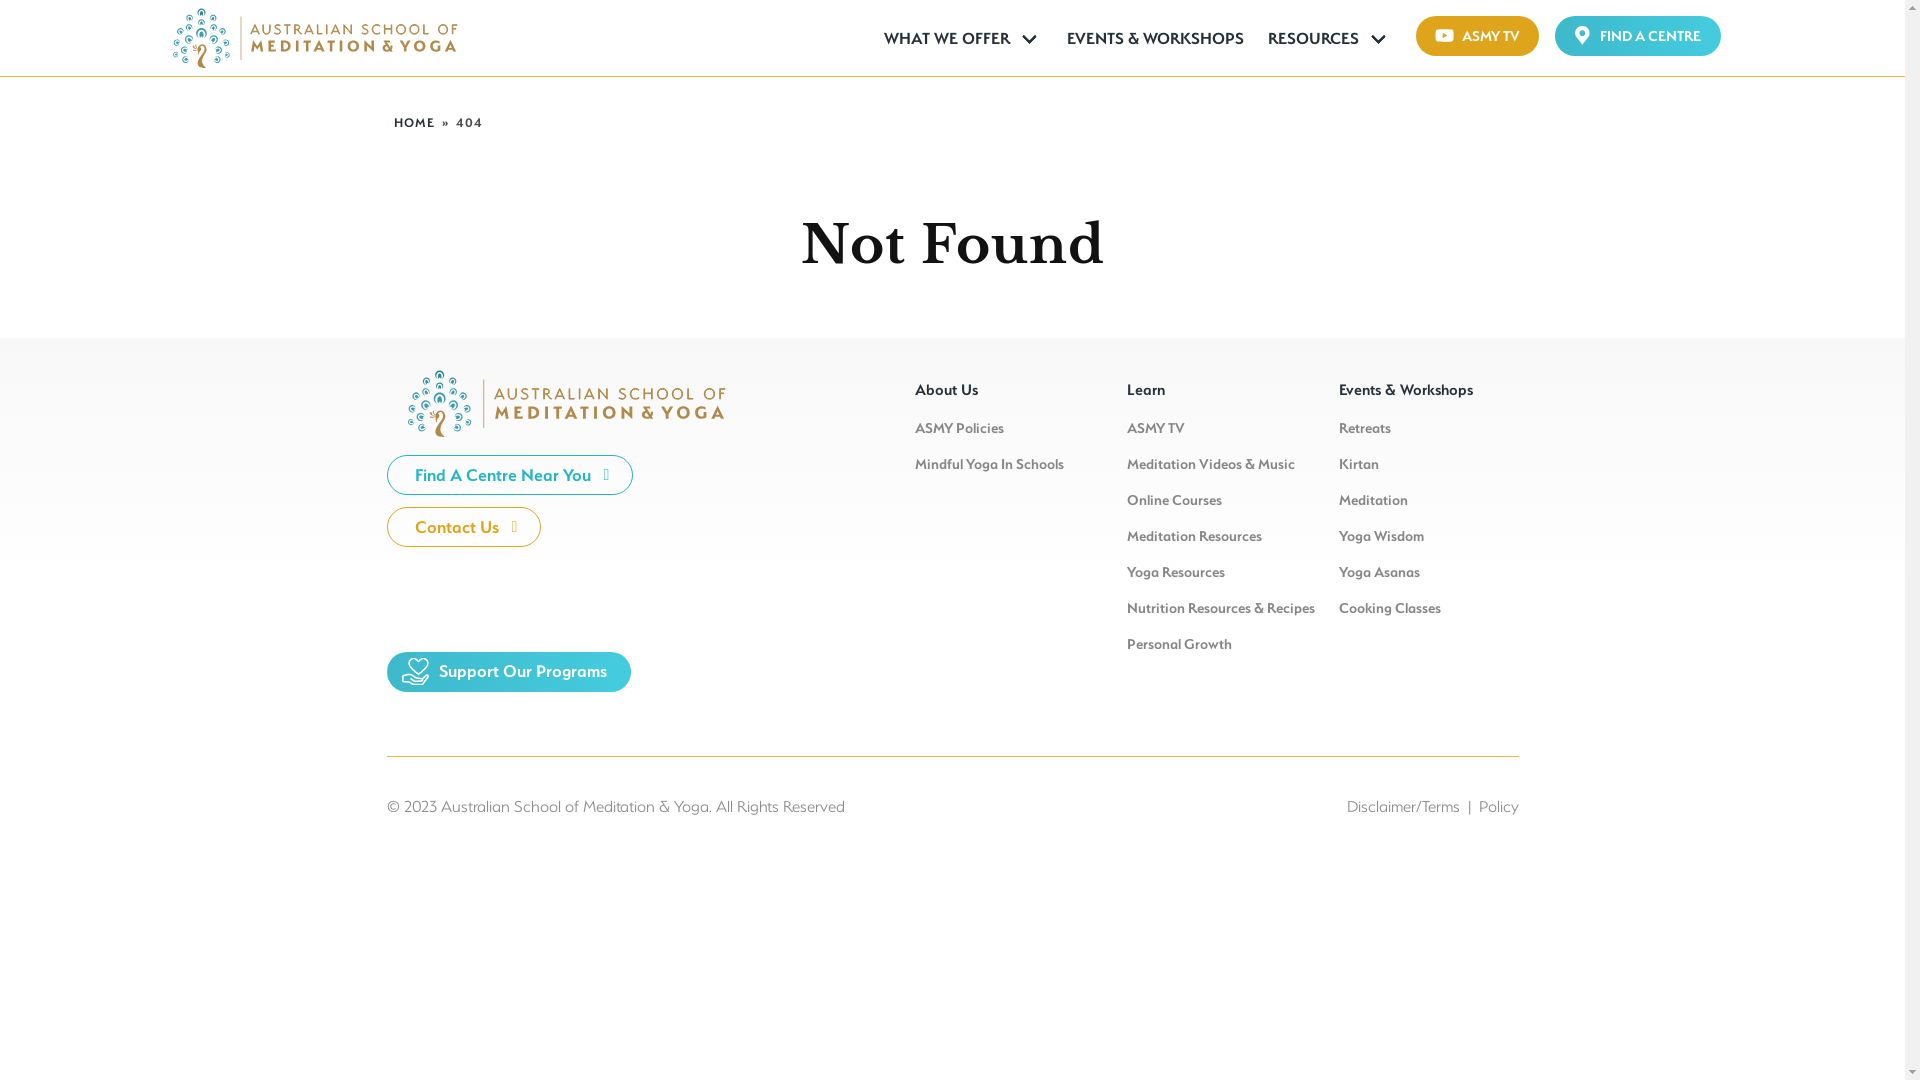  I want to click on 'About Us', so click(912, 390).